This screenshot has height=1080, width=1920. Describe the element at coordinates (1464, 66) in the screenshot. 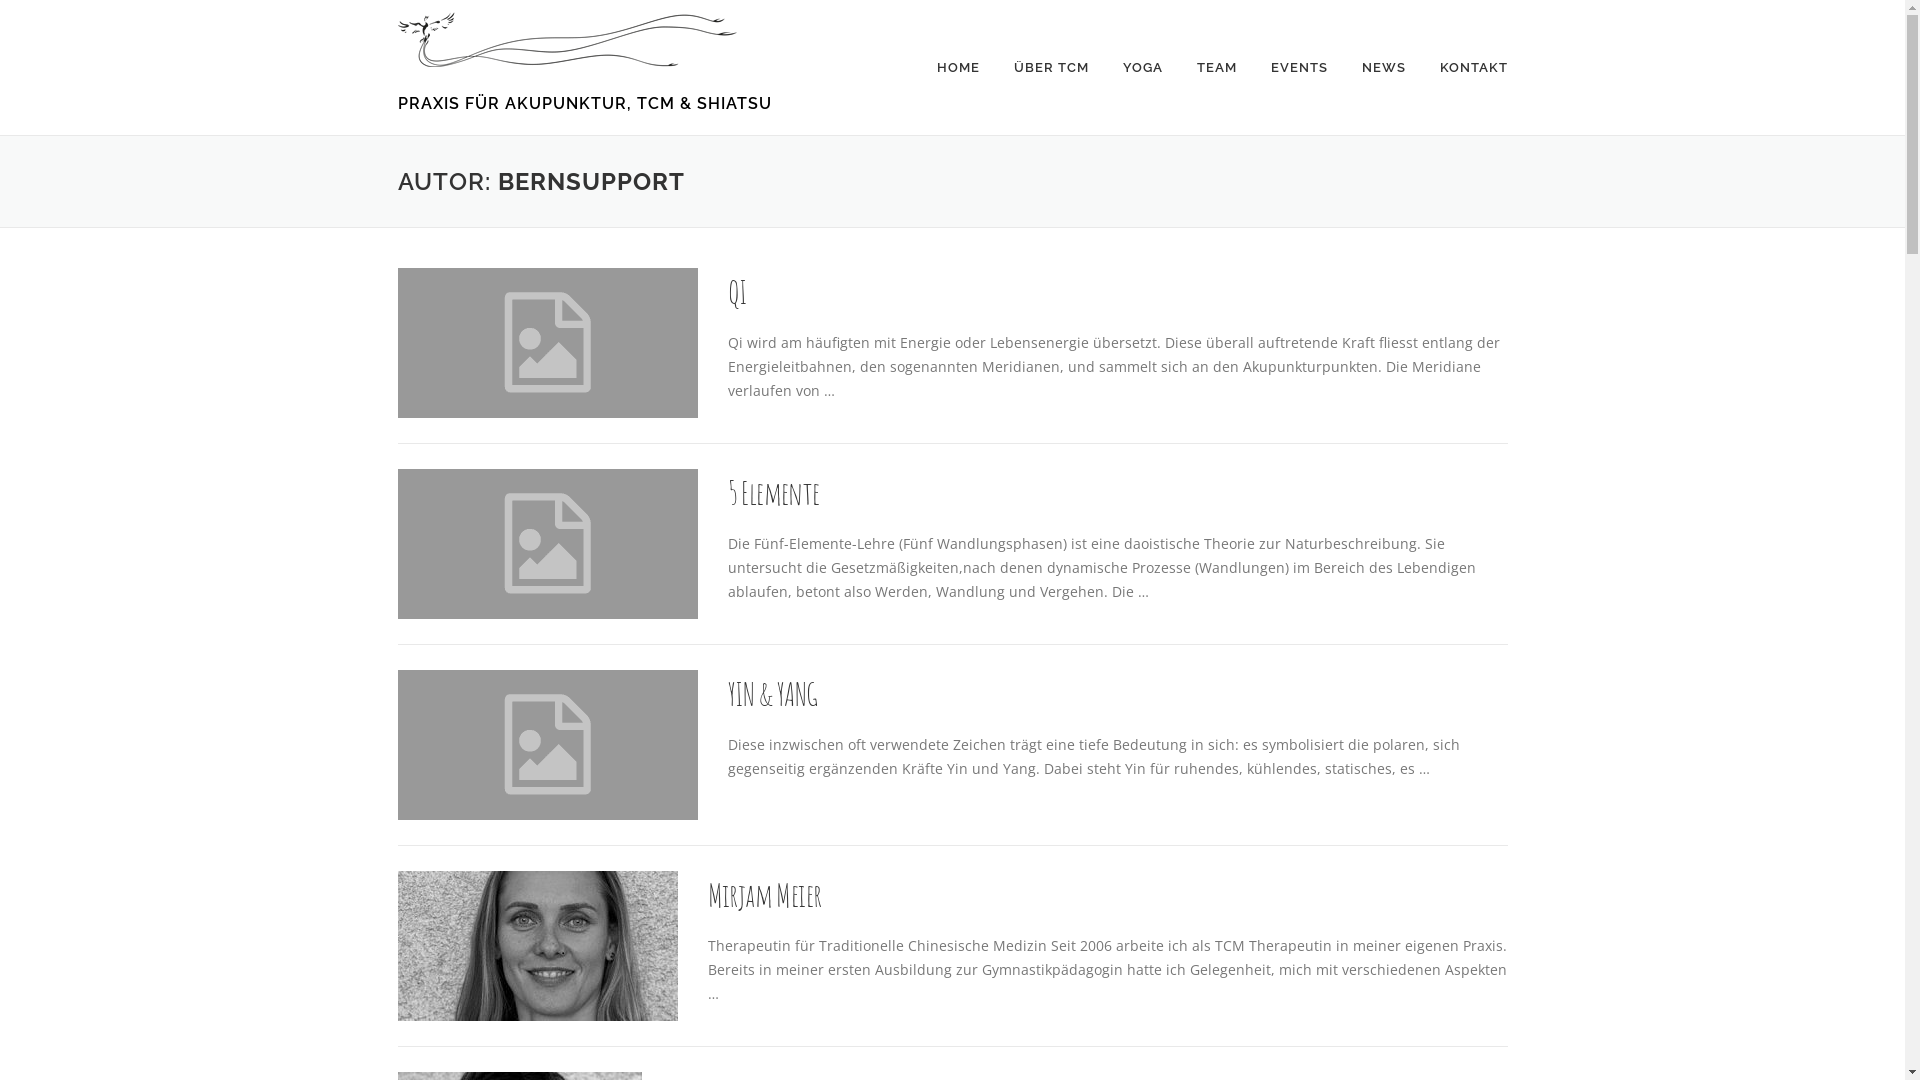

I see `'KONTAKT'` at that location.